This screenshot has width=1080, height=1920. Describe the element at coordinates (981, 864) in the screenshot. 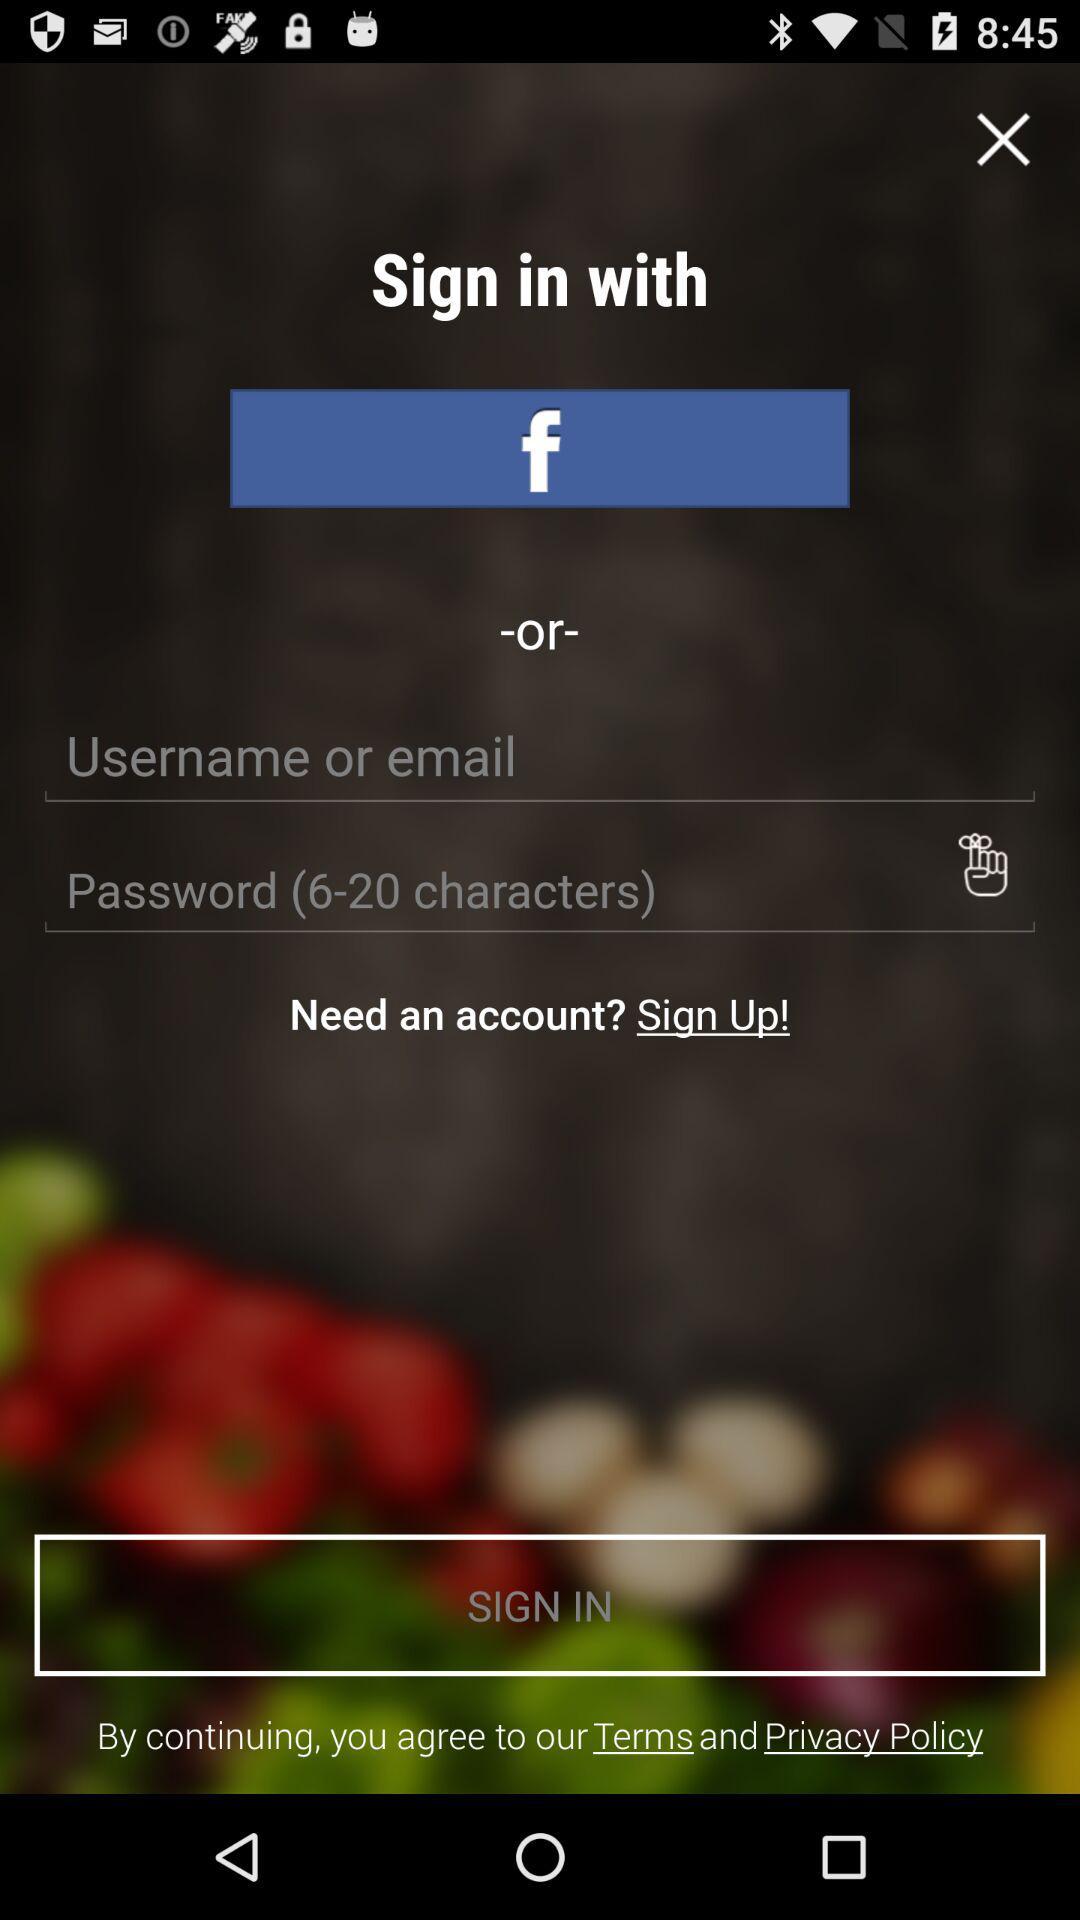

I see `password visibility` at that location.